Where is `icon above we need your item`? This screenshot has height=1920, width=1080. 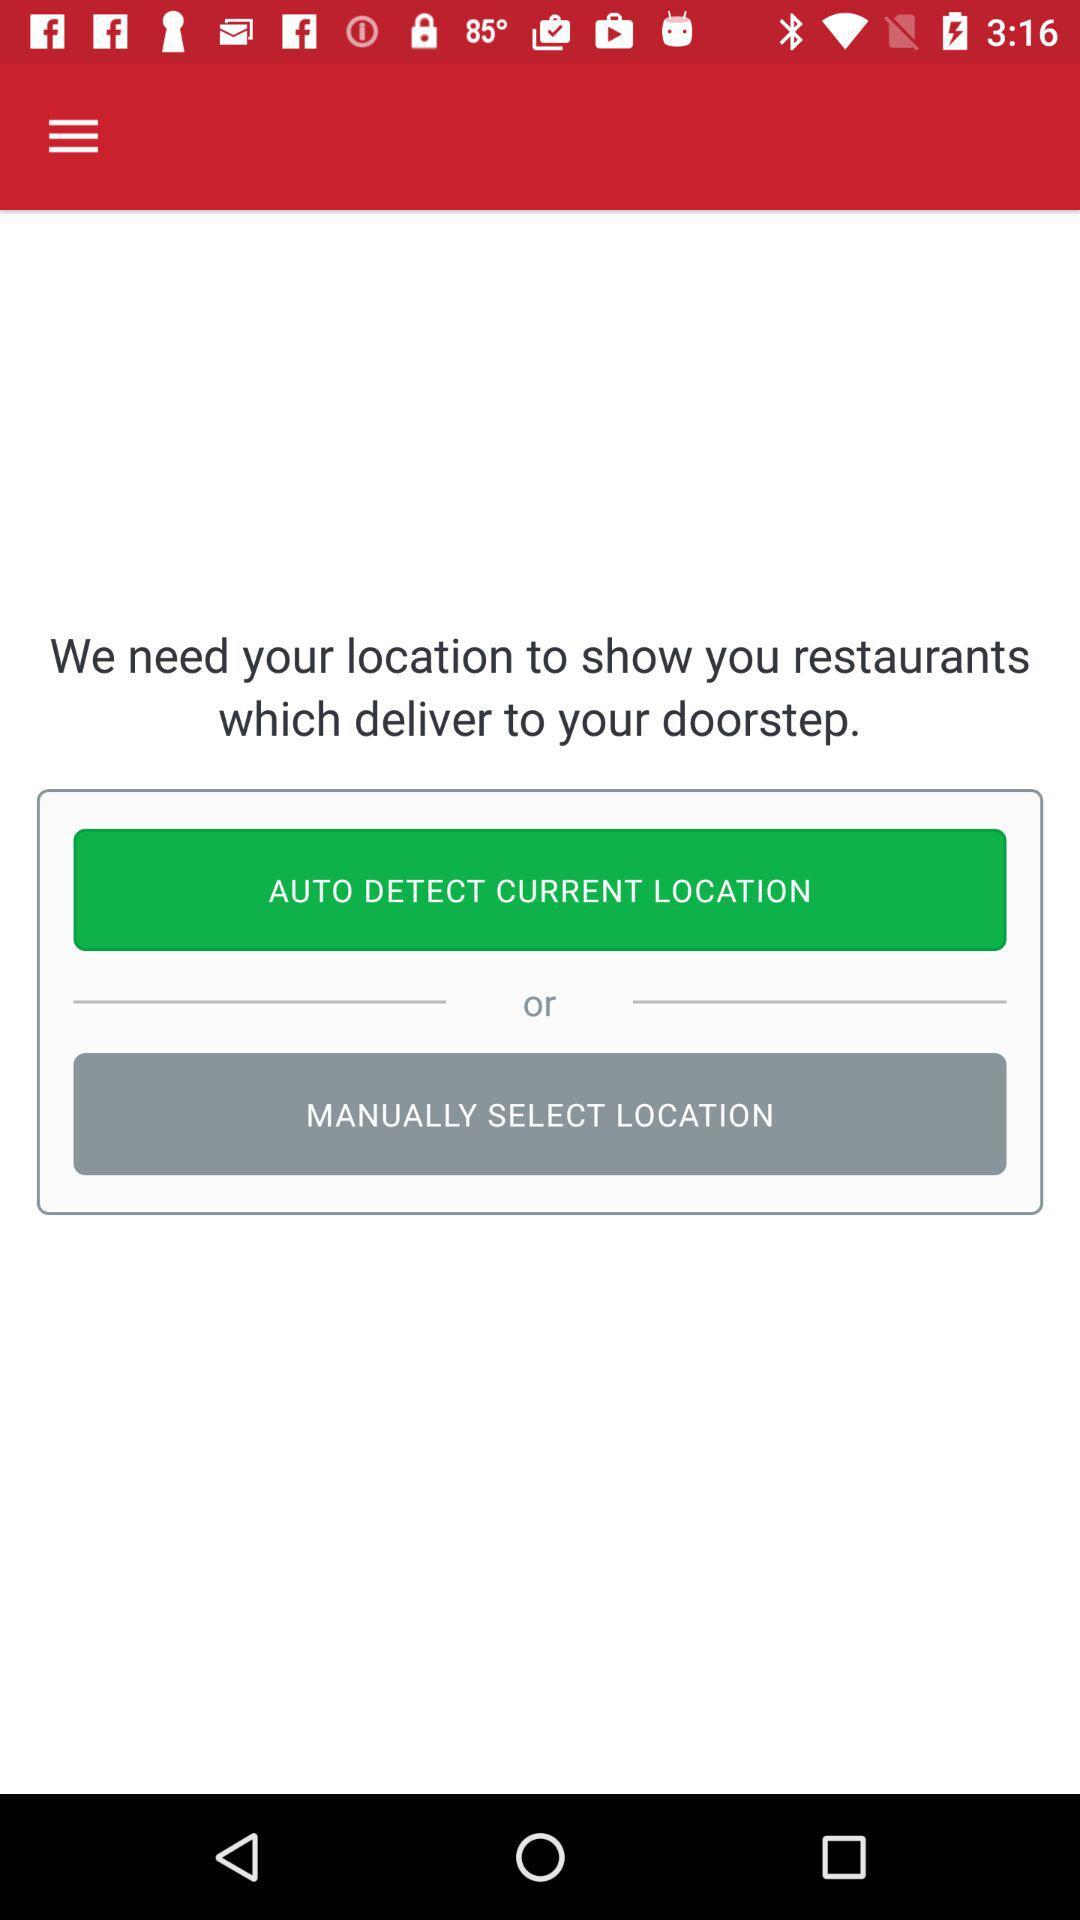
icon above we need your item is located at coordinates (72, 135).